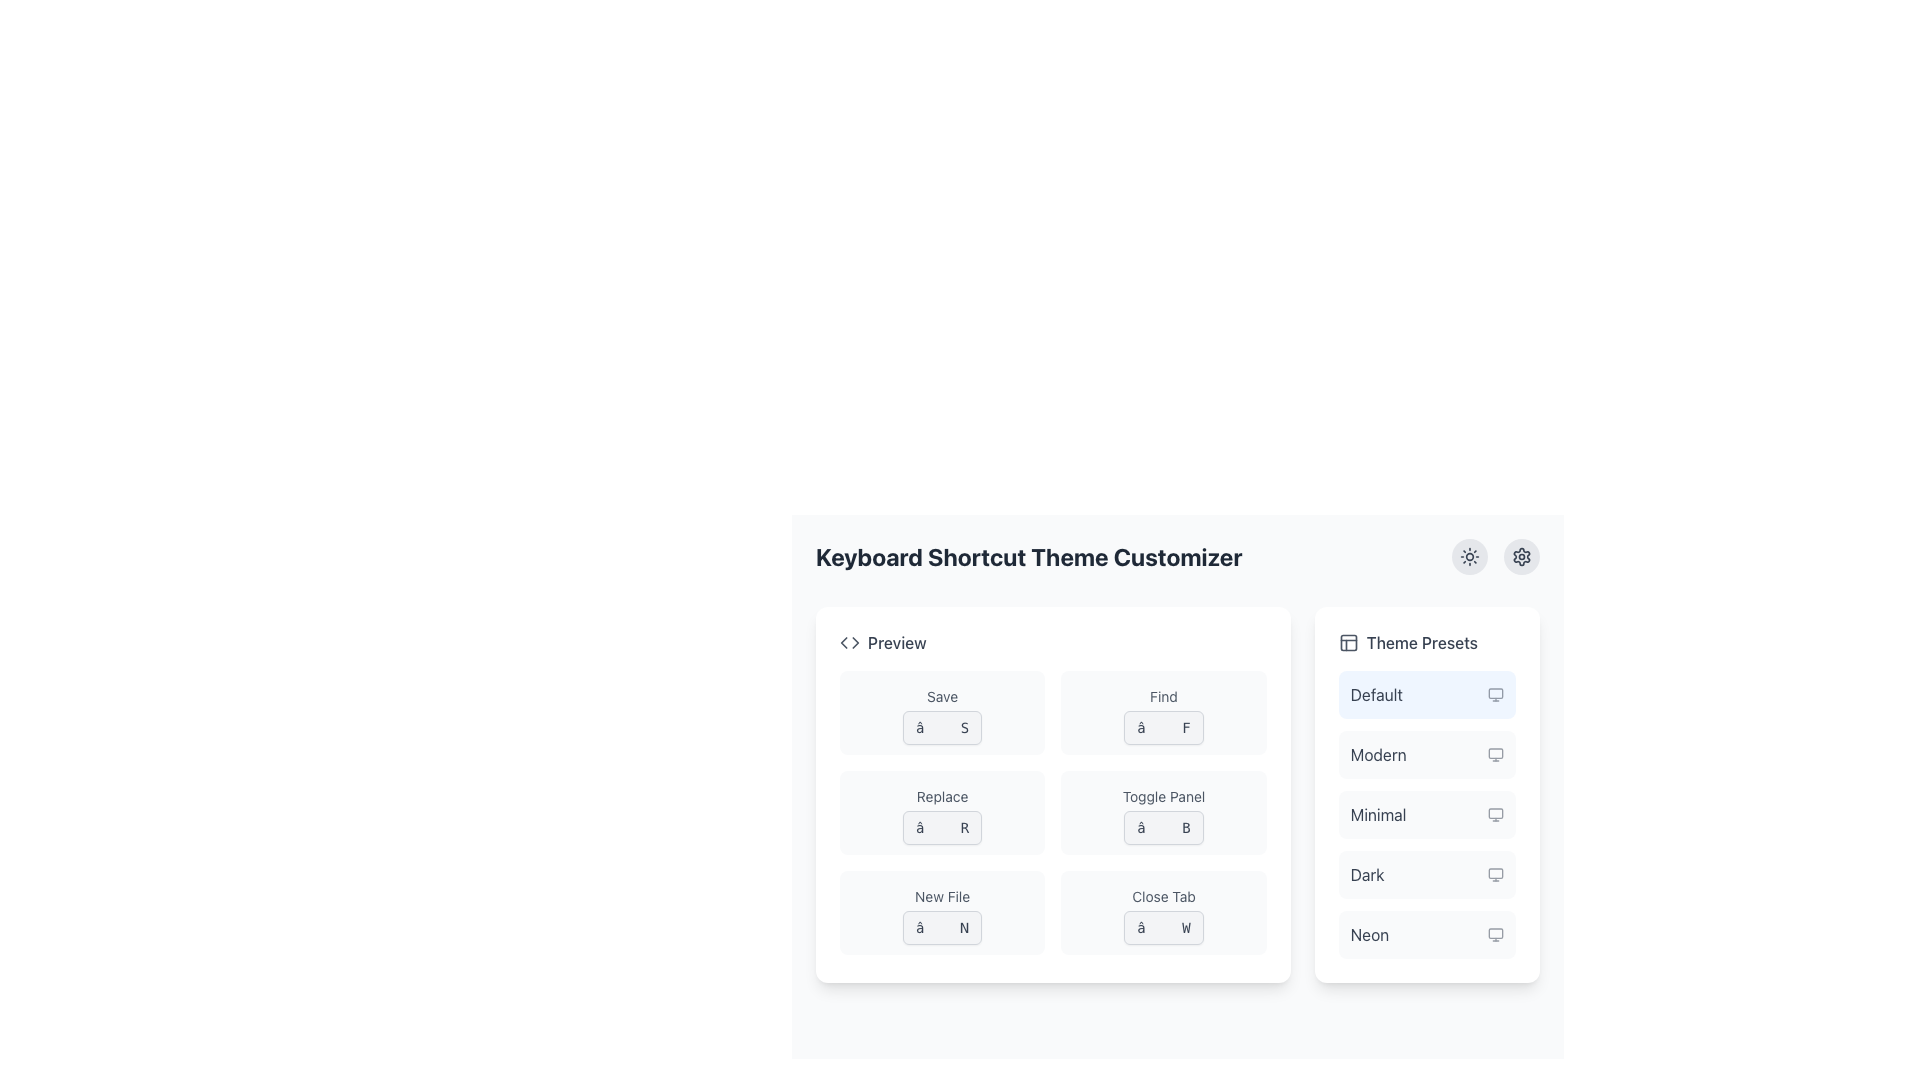 Image resolution: width=1920 pixels, height=1080 pixels. Describe the element at coordinates (1177, 793) in the screenshot. I see `the sections of the Grid Layout within the 'Keyboard Shortcut Theme Customizer'` at that location.